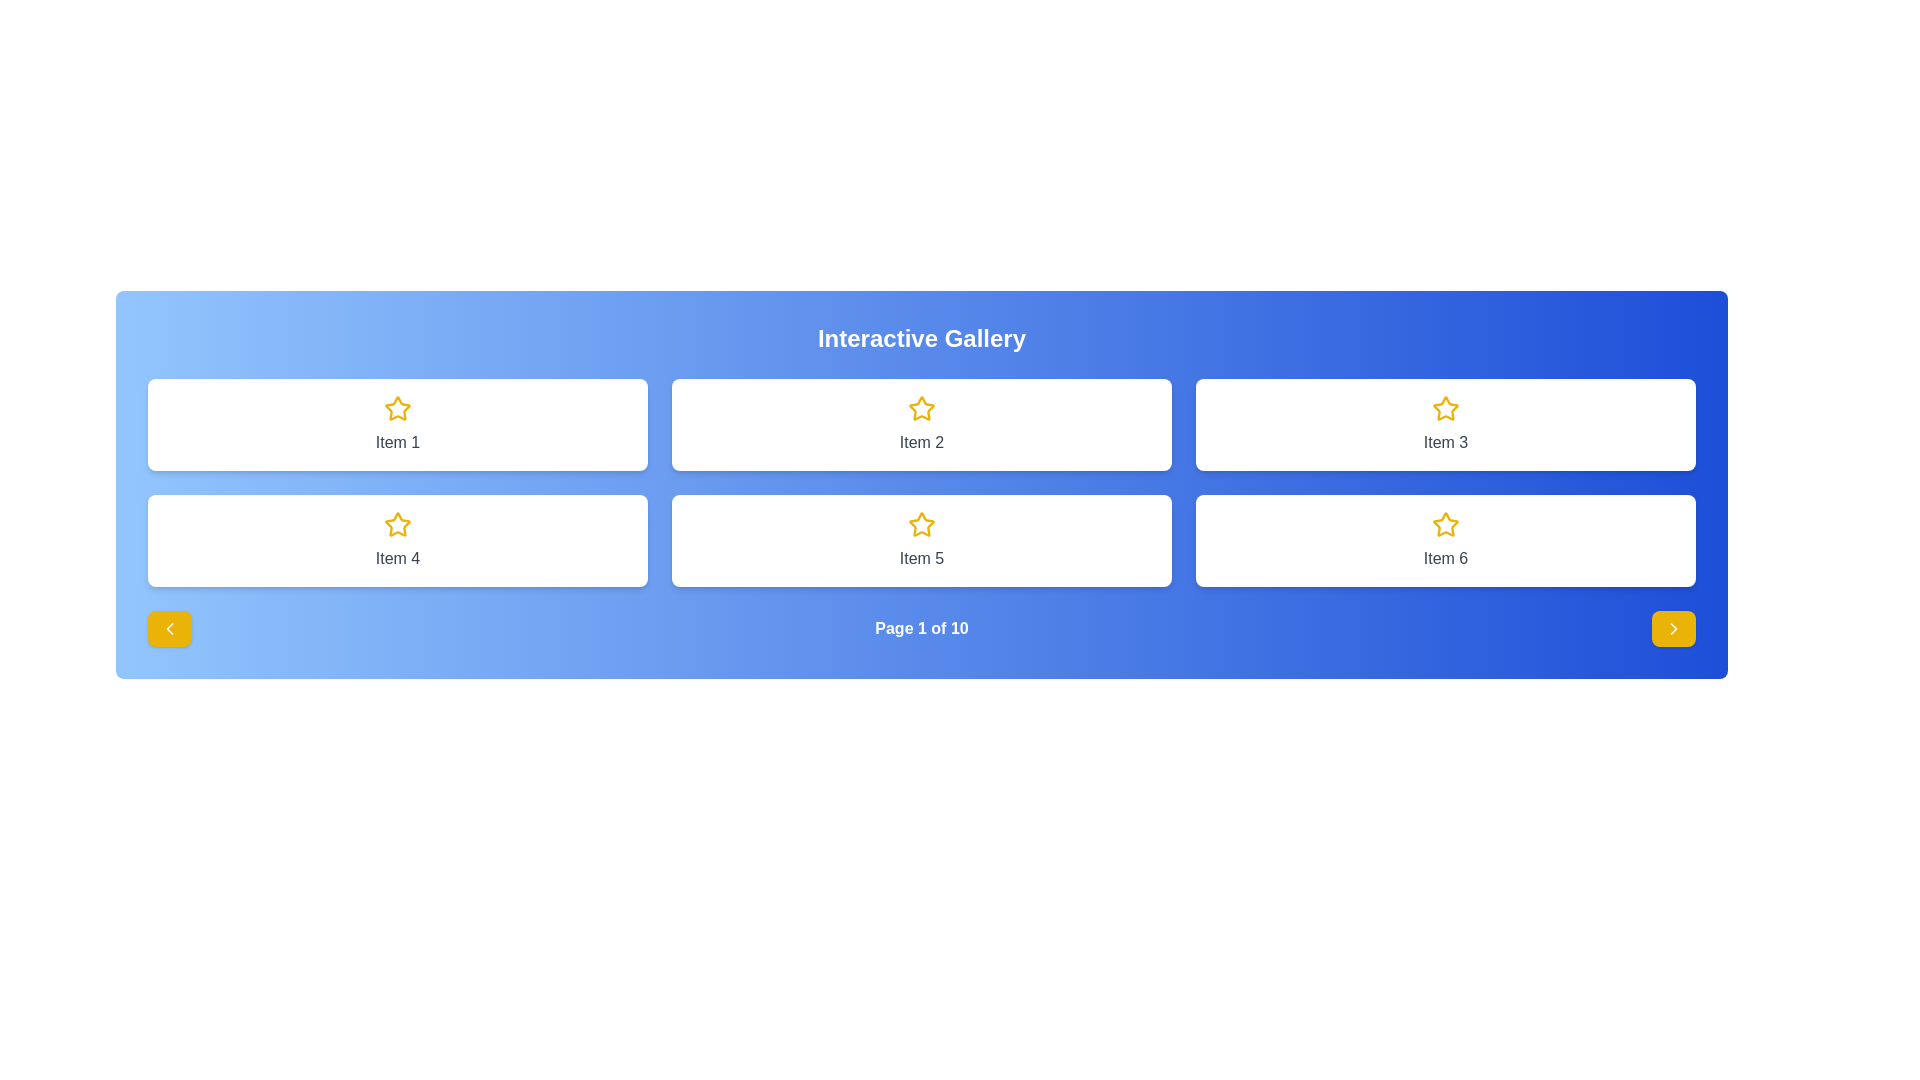  What do you see at coordinates (920, 523) in the screenshot?
I see `the star icon located in the second column of the bottom row under the 'Item 5' label, which serves as a visual indicator in a star rating system` at bounding box center [920, 523].